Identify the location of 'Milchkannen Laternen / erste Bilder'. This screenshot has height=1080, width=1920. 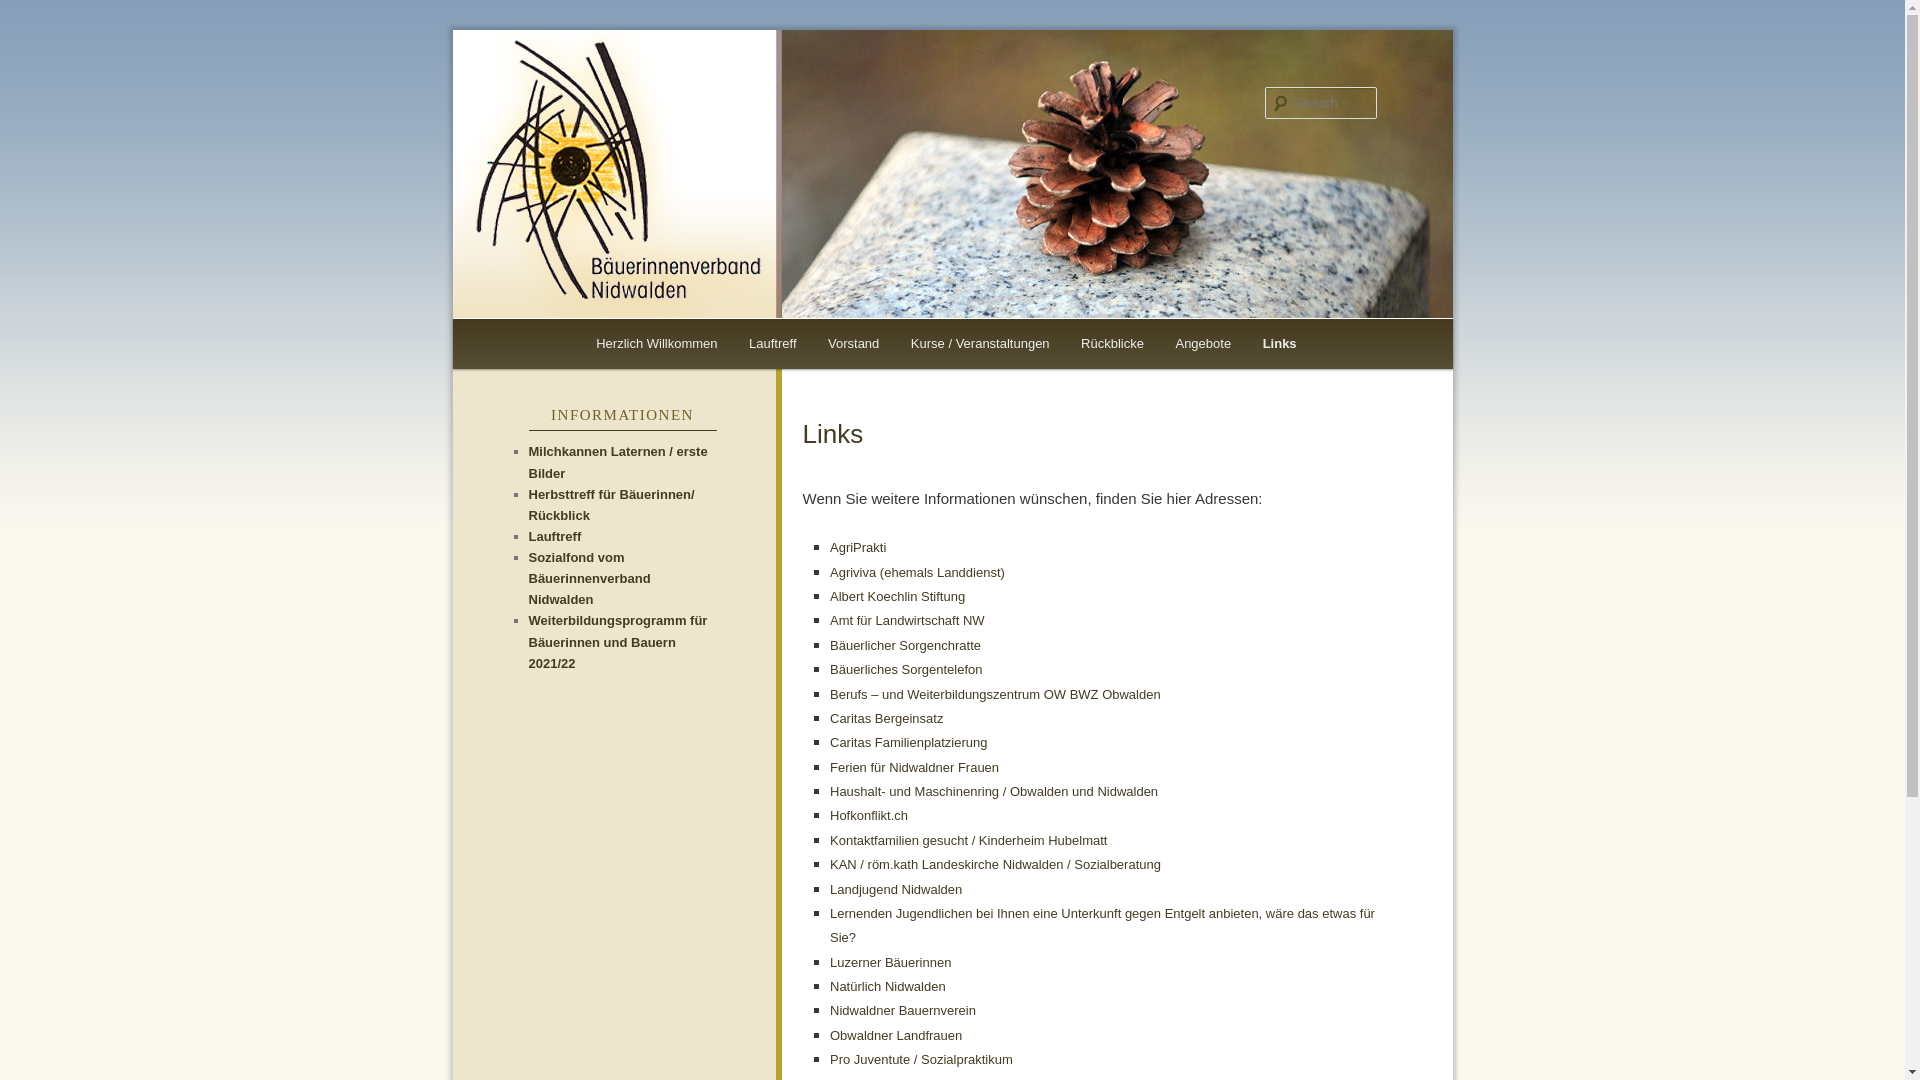
(616, 462).